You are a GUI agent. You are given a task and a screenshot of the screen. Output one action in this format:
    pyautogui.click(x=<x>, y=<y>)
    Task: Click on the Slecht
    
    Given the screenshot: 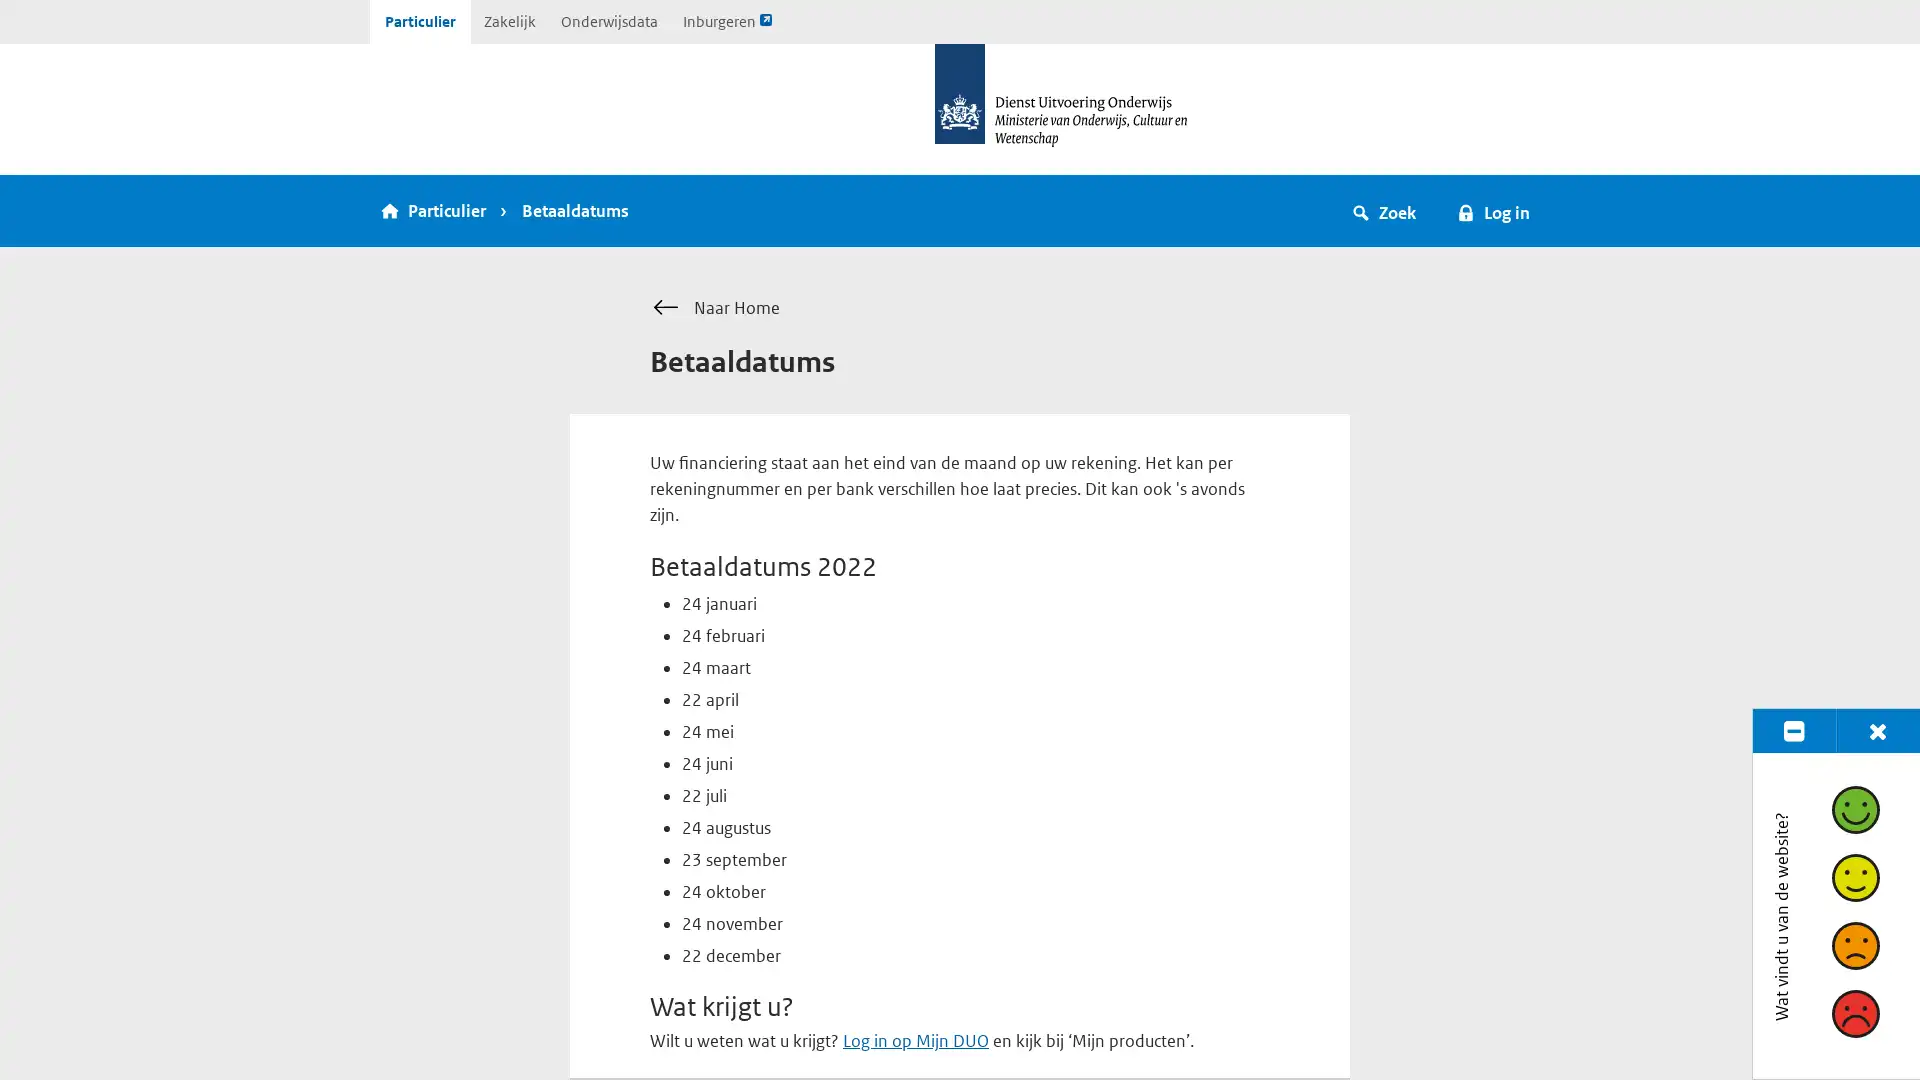 What is the action you would take?
    pyautogui.click(x=1853, y=1013)
    